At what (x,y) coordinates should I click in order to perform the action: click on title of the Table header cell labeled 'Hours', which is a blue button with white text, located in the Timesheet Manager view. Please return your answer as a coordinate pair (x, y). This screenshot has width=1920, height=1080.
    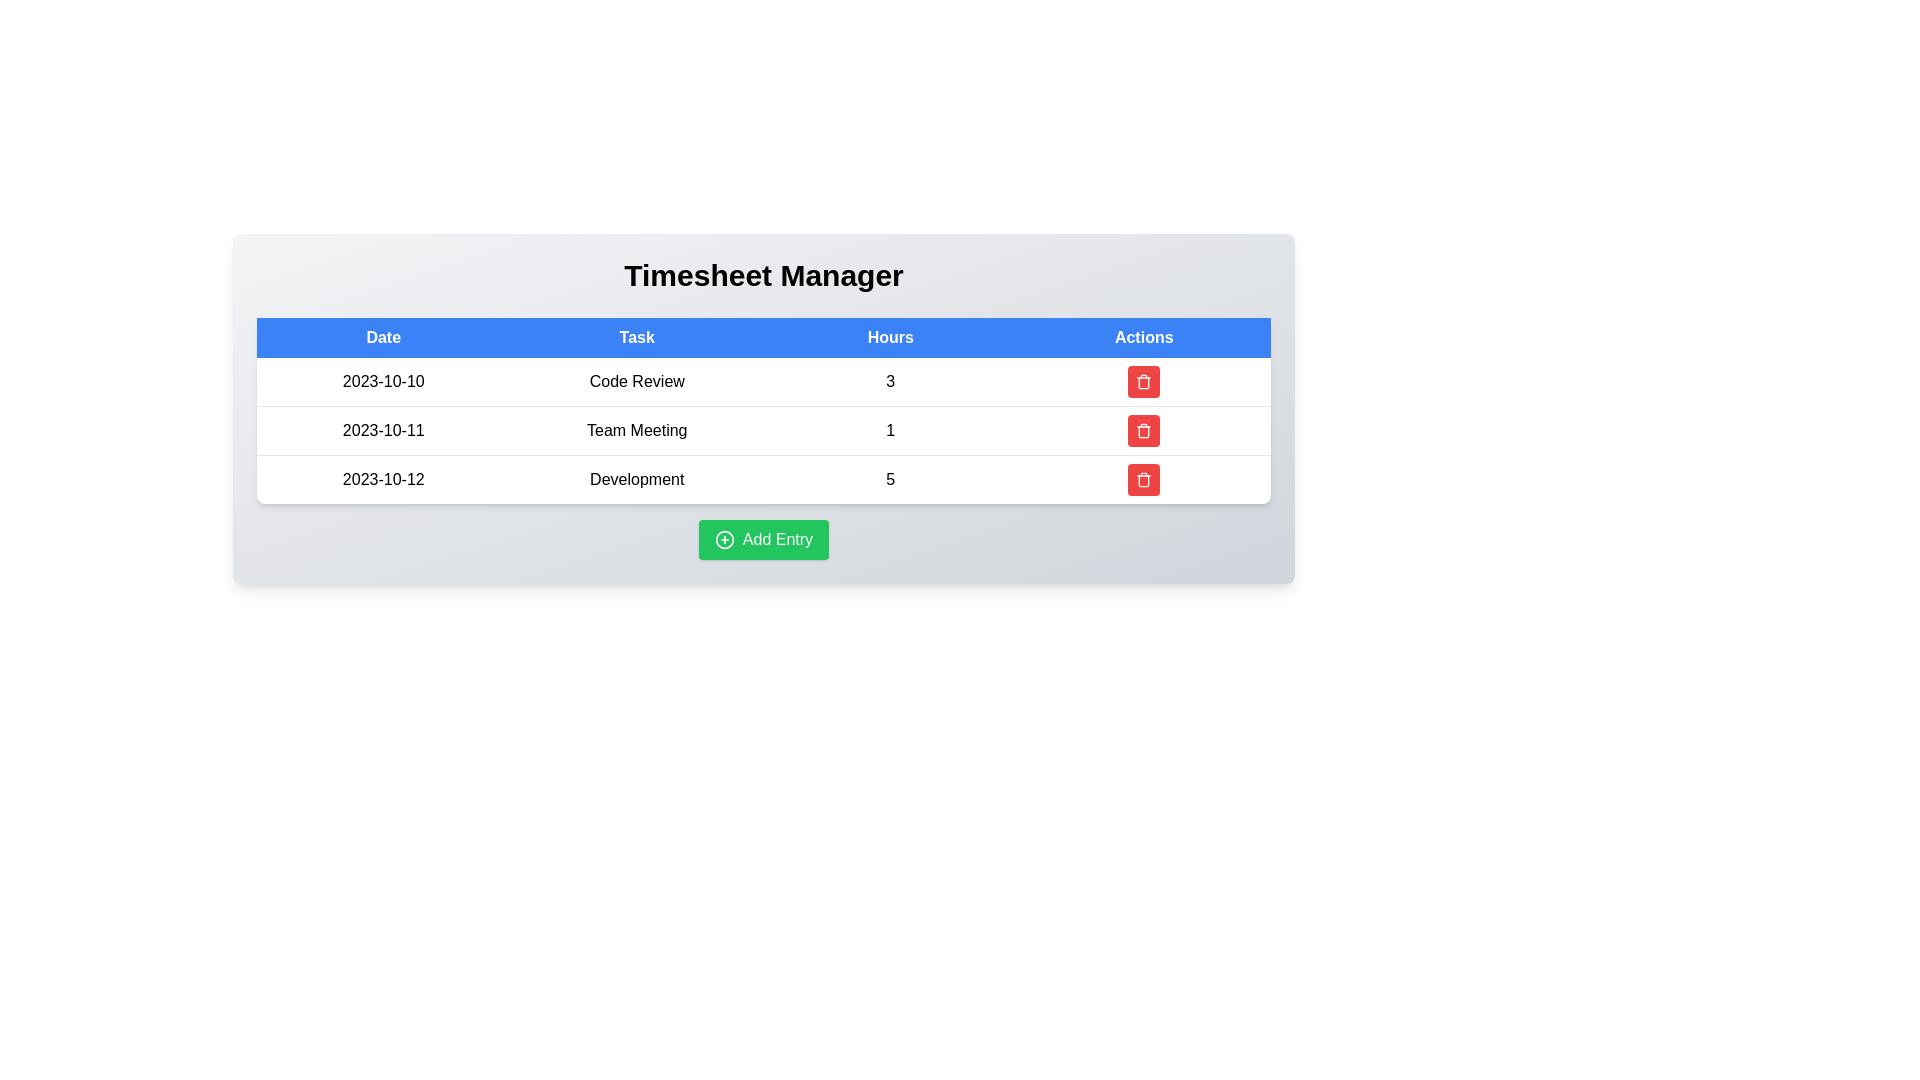
    Looking at the image, I should click on (889, 337).